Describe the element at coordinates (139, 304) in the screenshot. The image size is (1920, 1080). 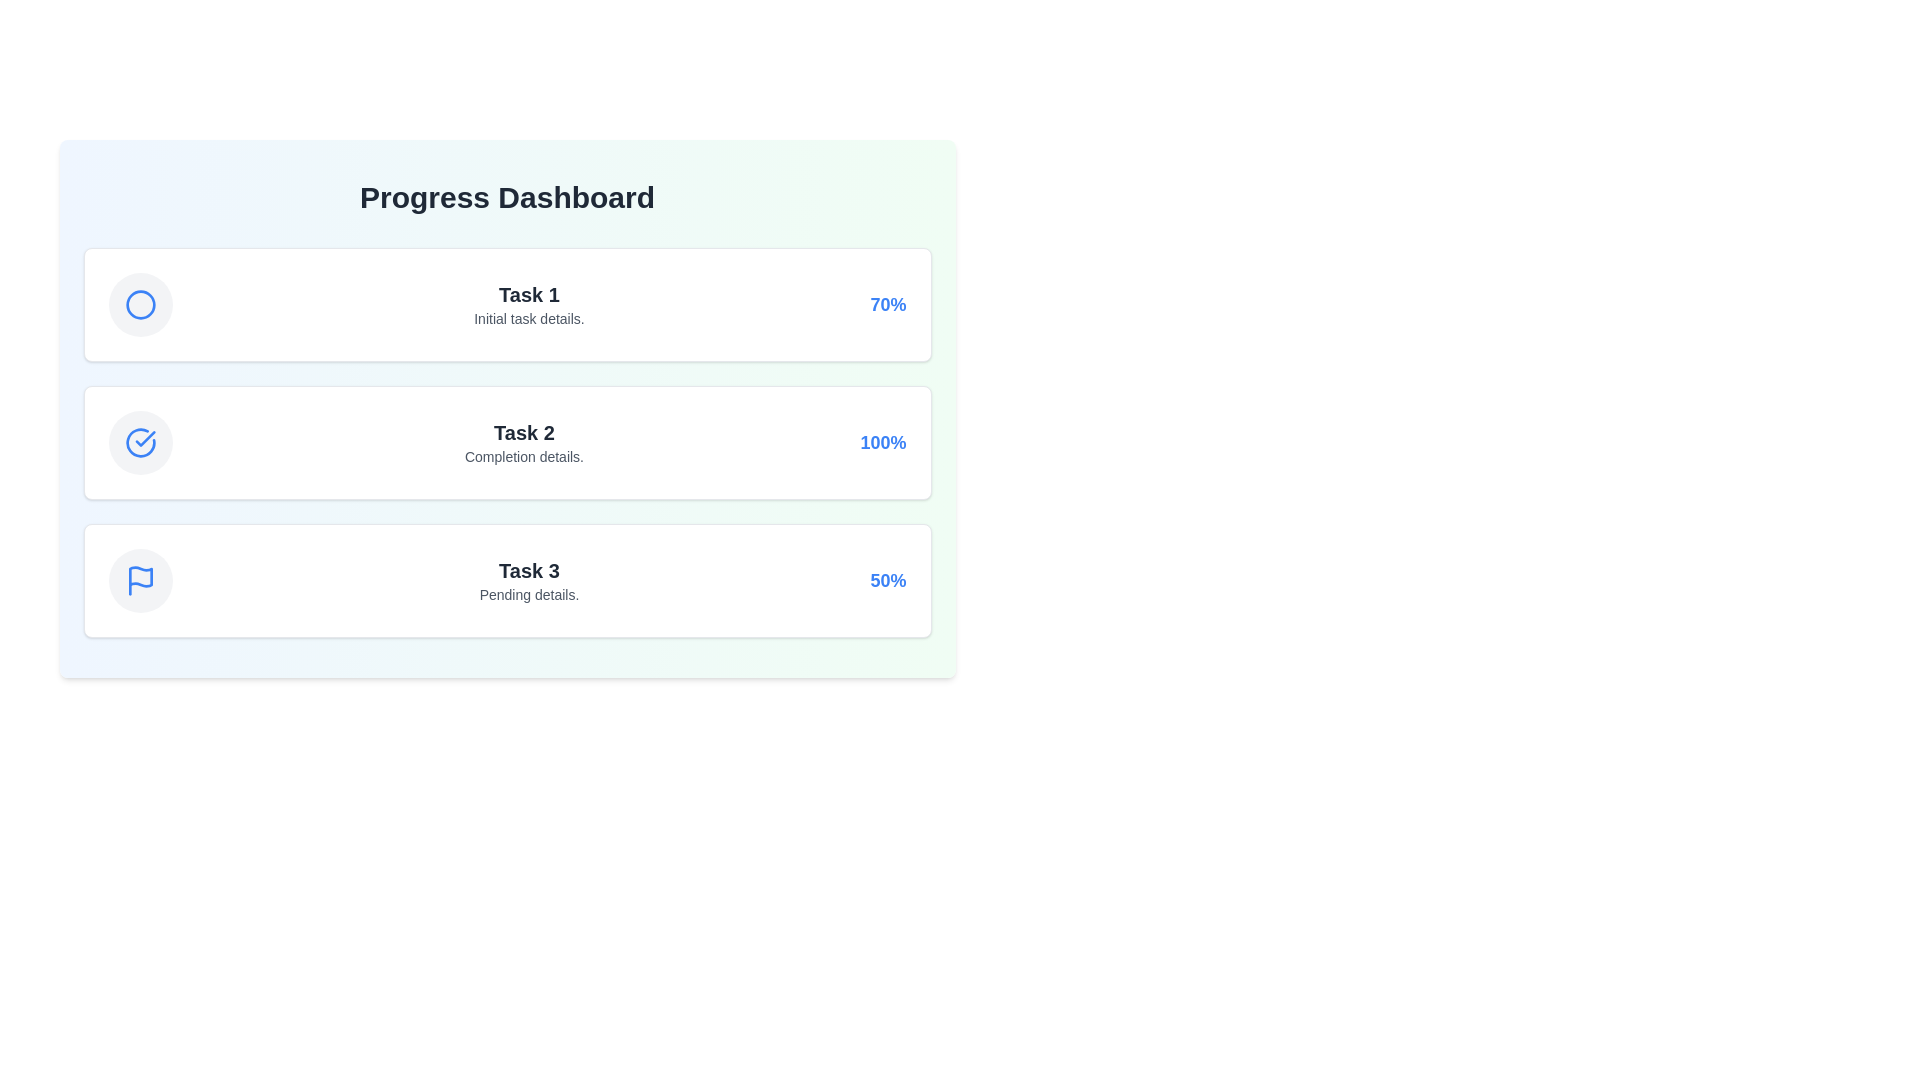
I see `the SVG-based circular icon that serves as a visual identifier for 'Task 1', located at the leftmost position of the first row next to the label 'Task 1'` at that location.